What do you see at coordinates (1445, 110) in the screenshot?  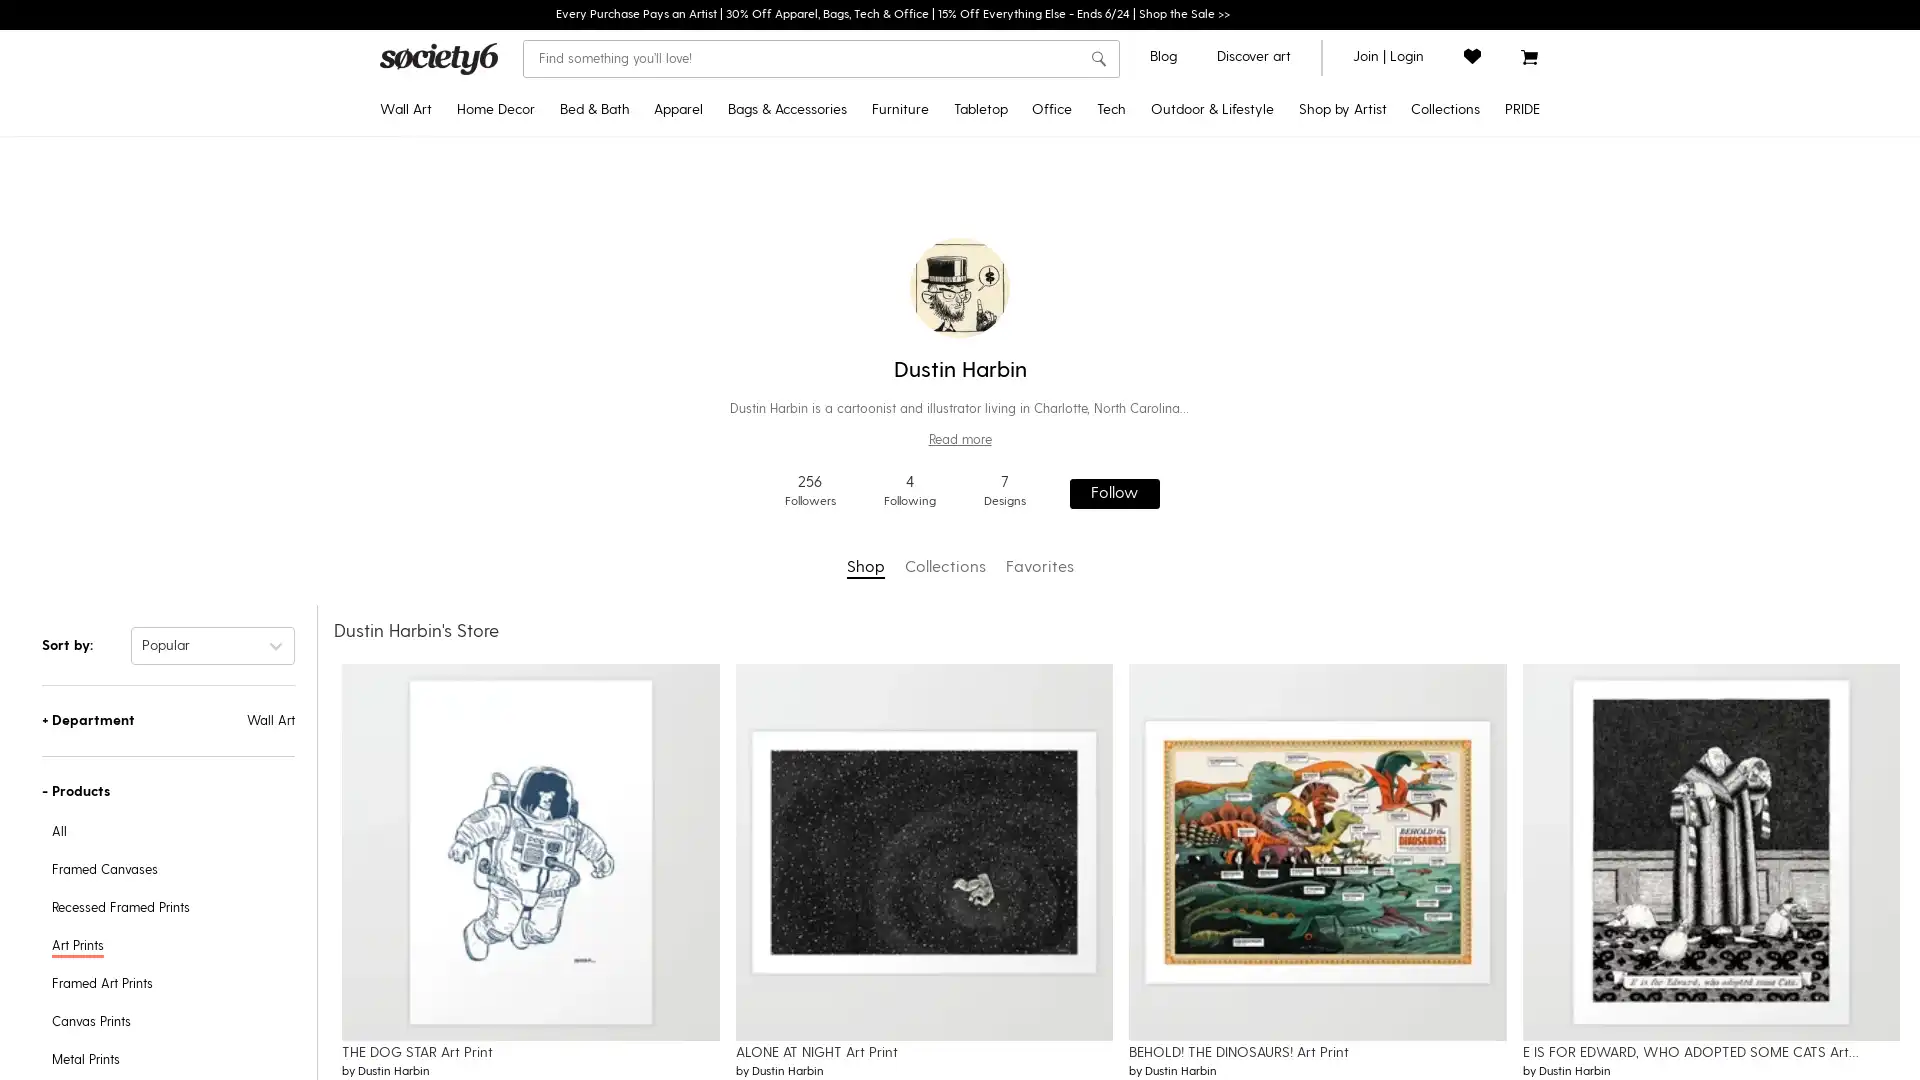 I see `Collections` at bounding box center [1445, 110].